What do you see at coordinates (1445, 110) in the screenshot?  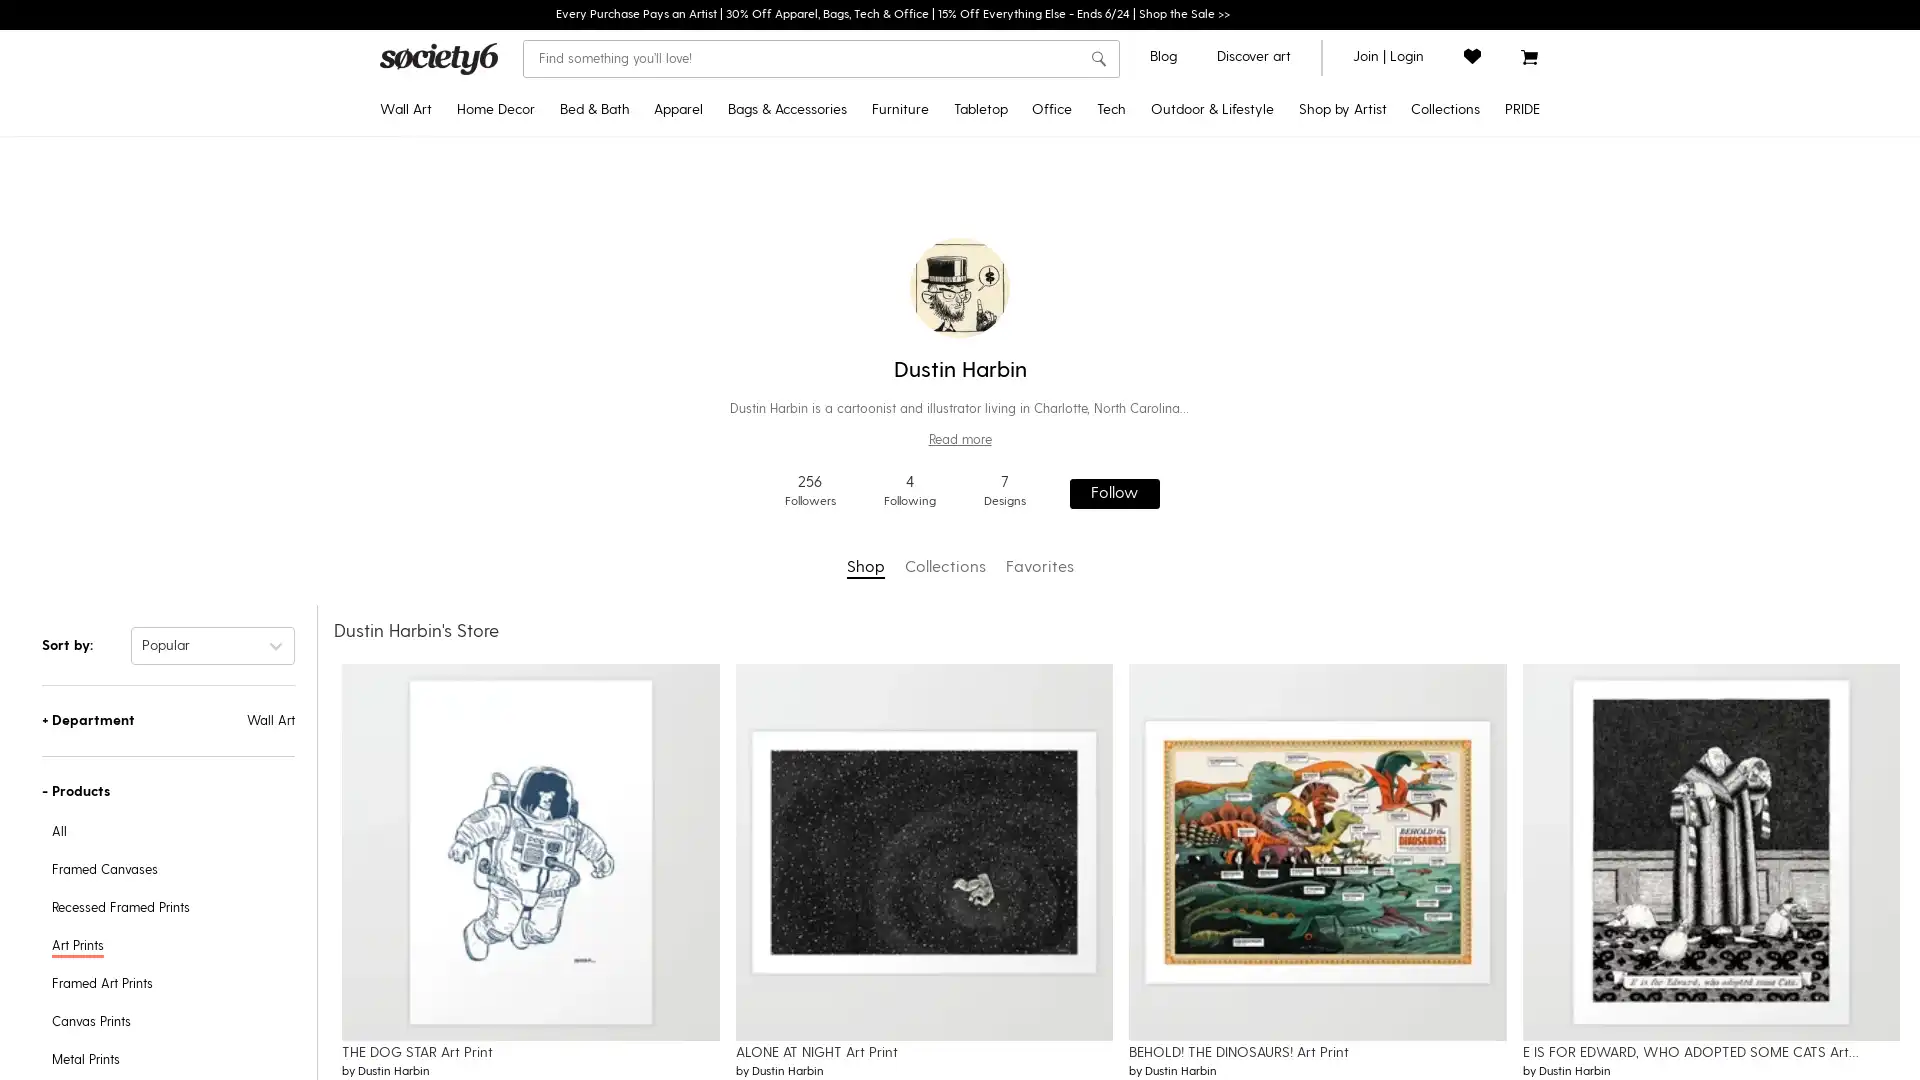 I see `Collections` at bounding box center [1445, 110].